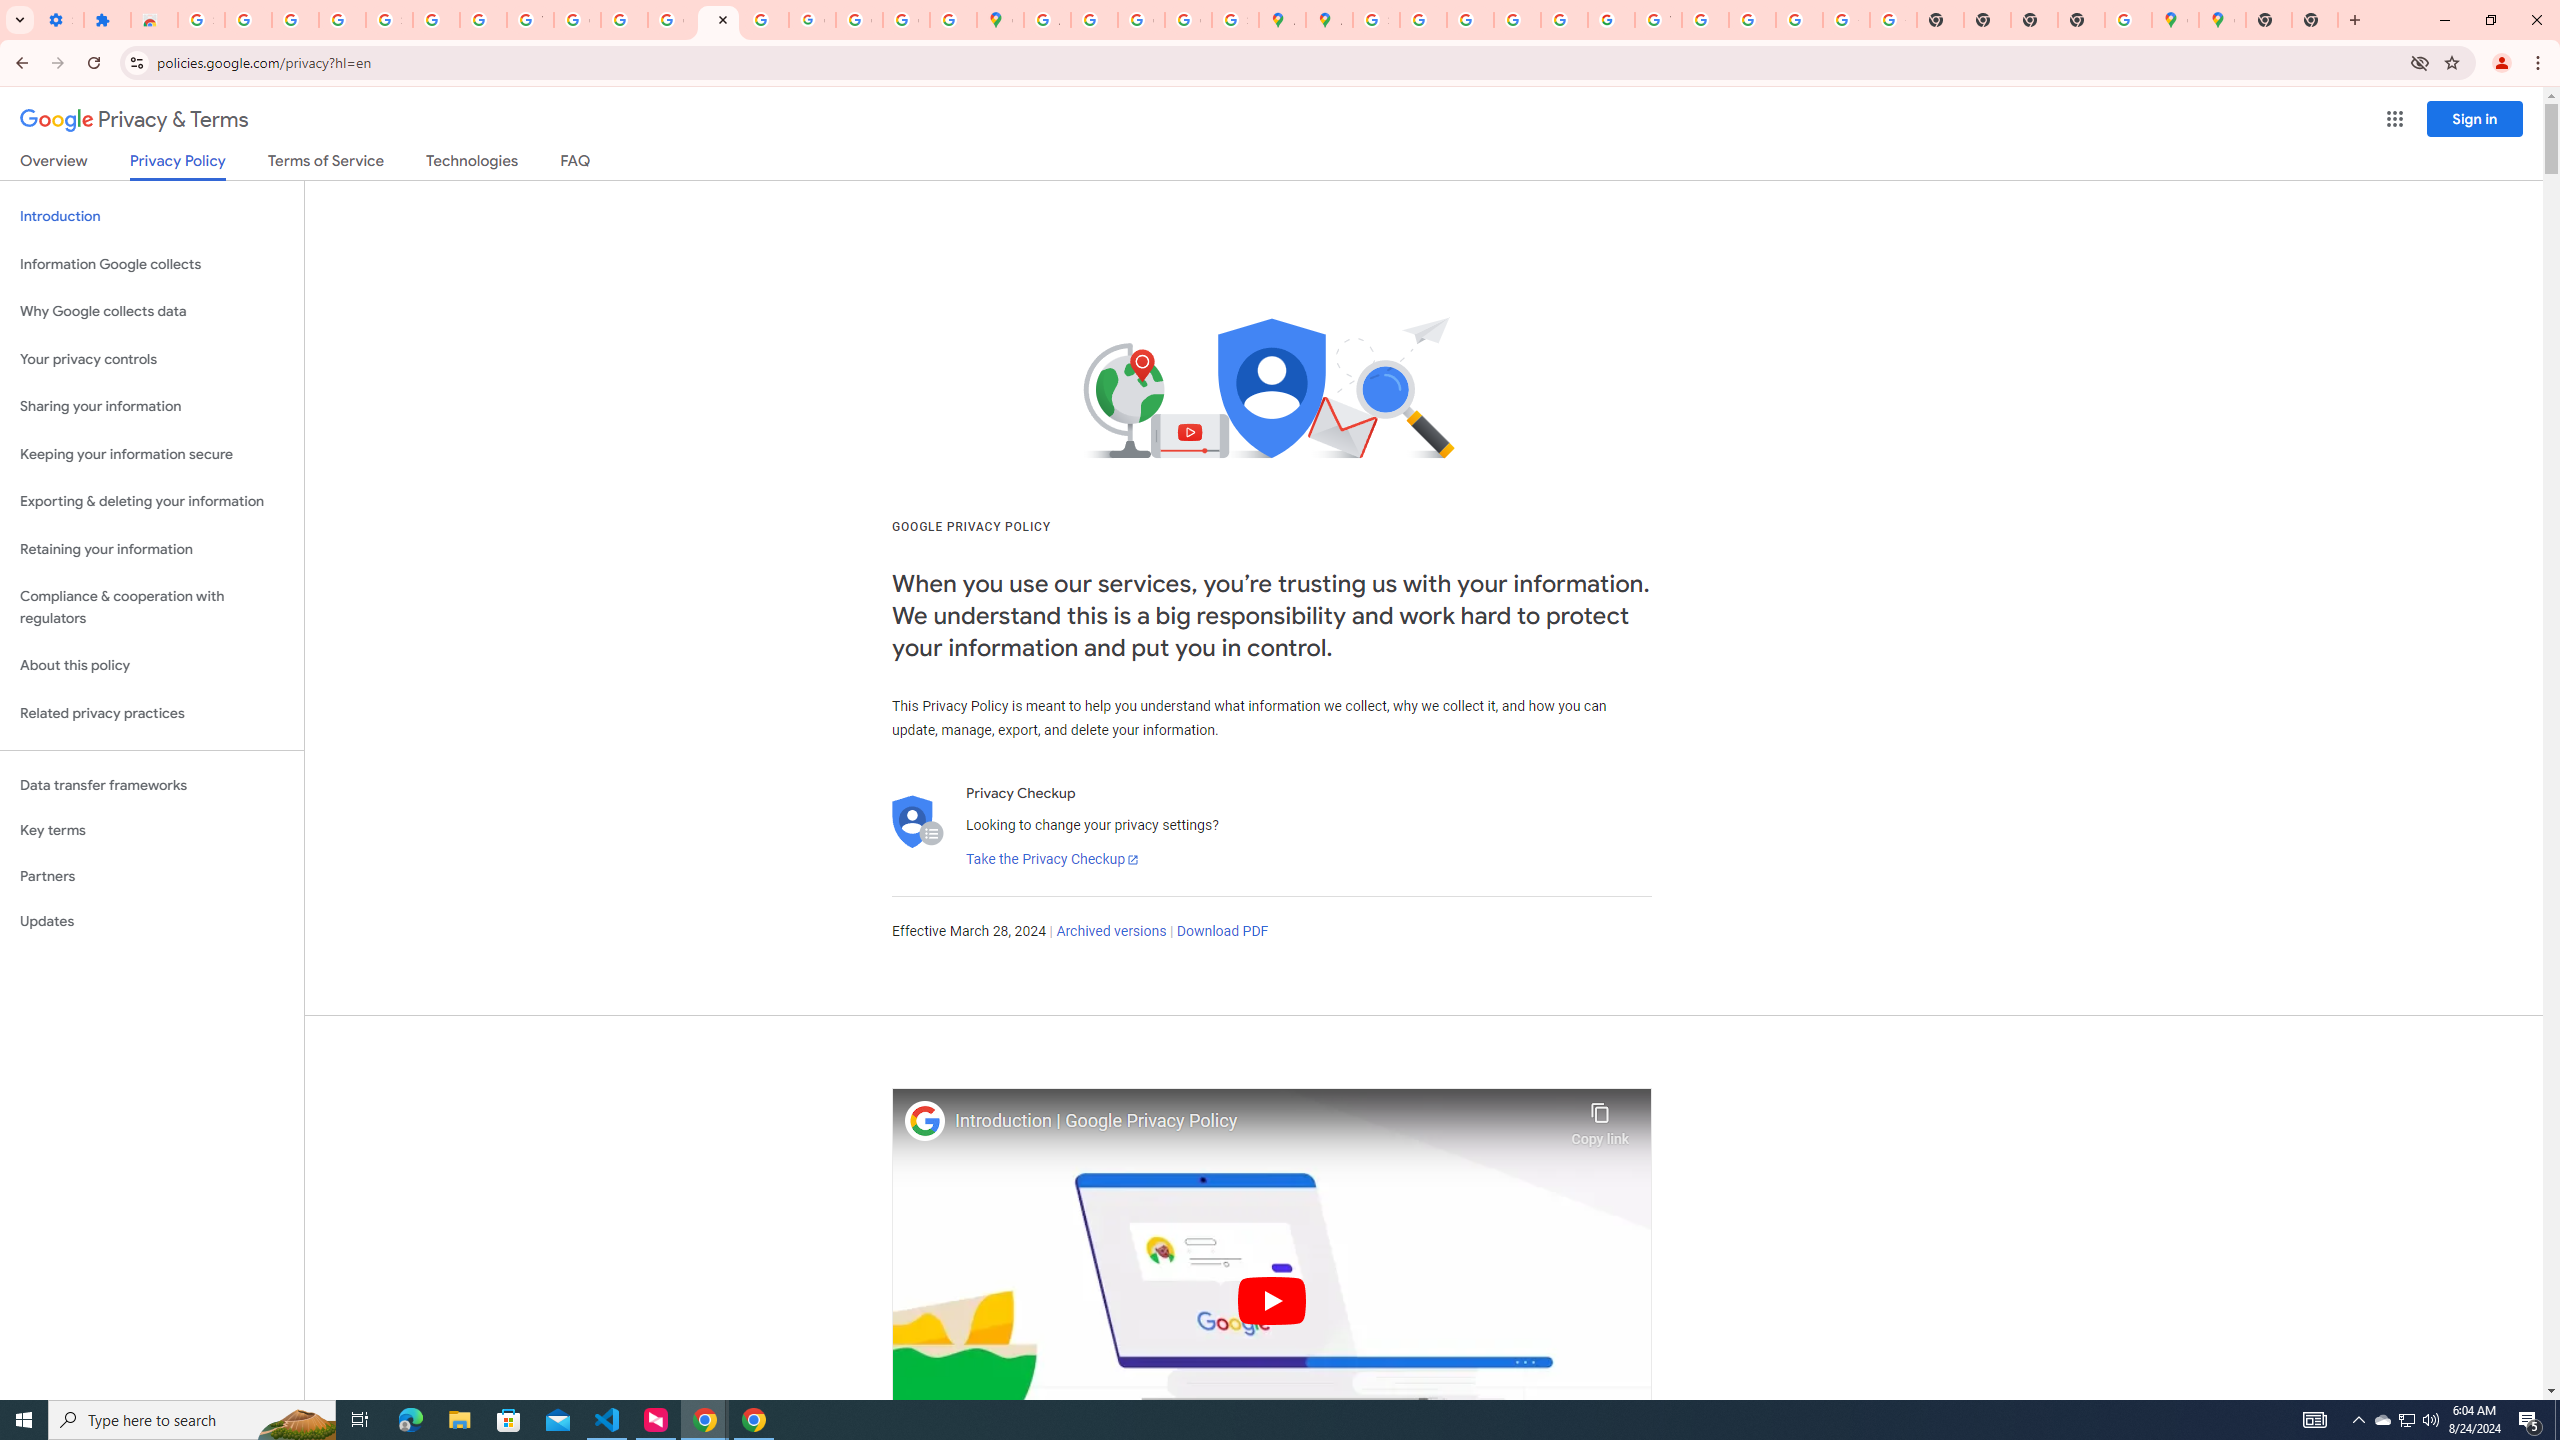  Describe the element at coordinates (2502, 62) in the screenshot. I see `'You'` at that location.